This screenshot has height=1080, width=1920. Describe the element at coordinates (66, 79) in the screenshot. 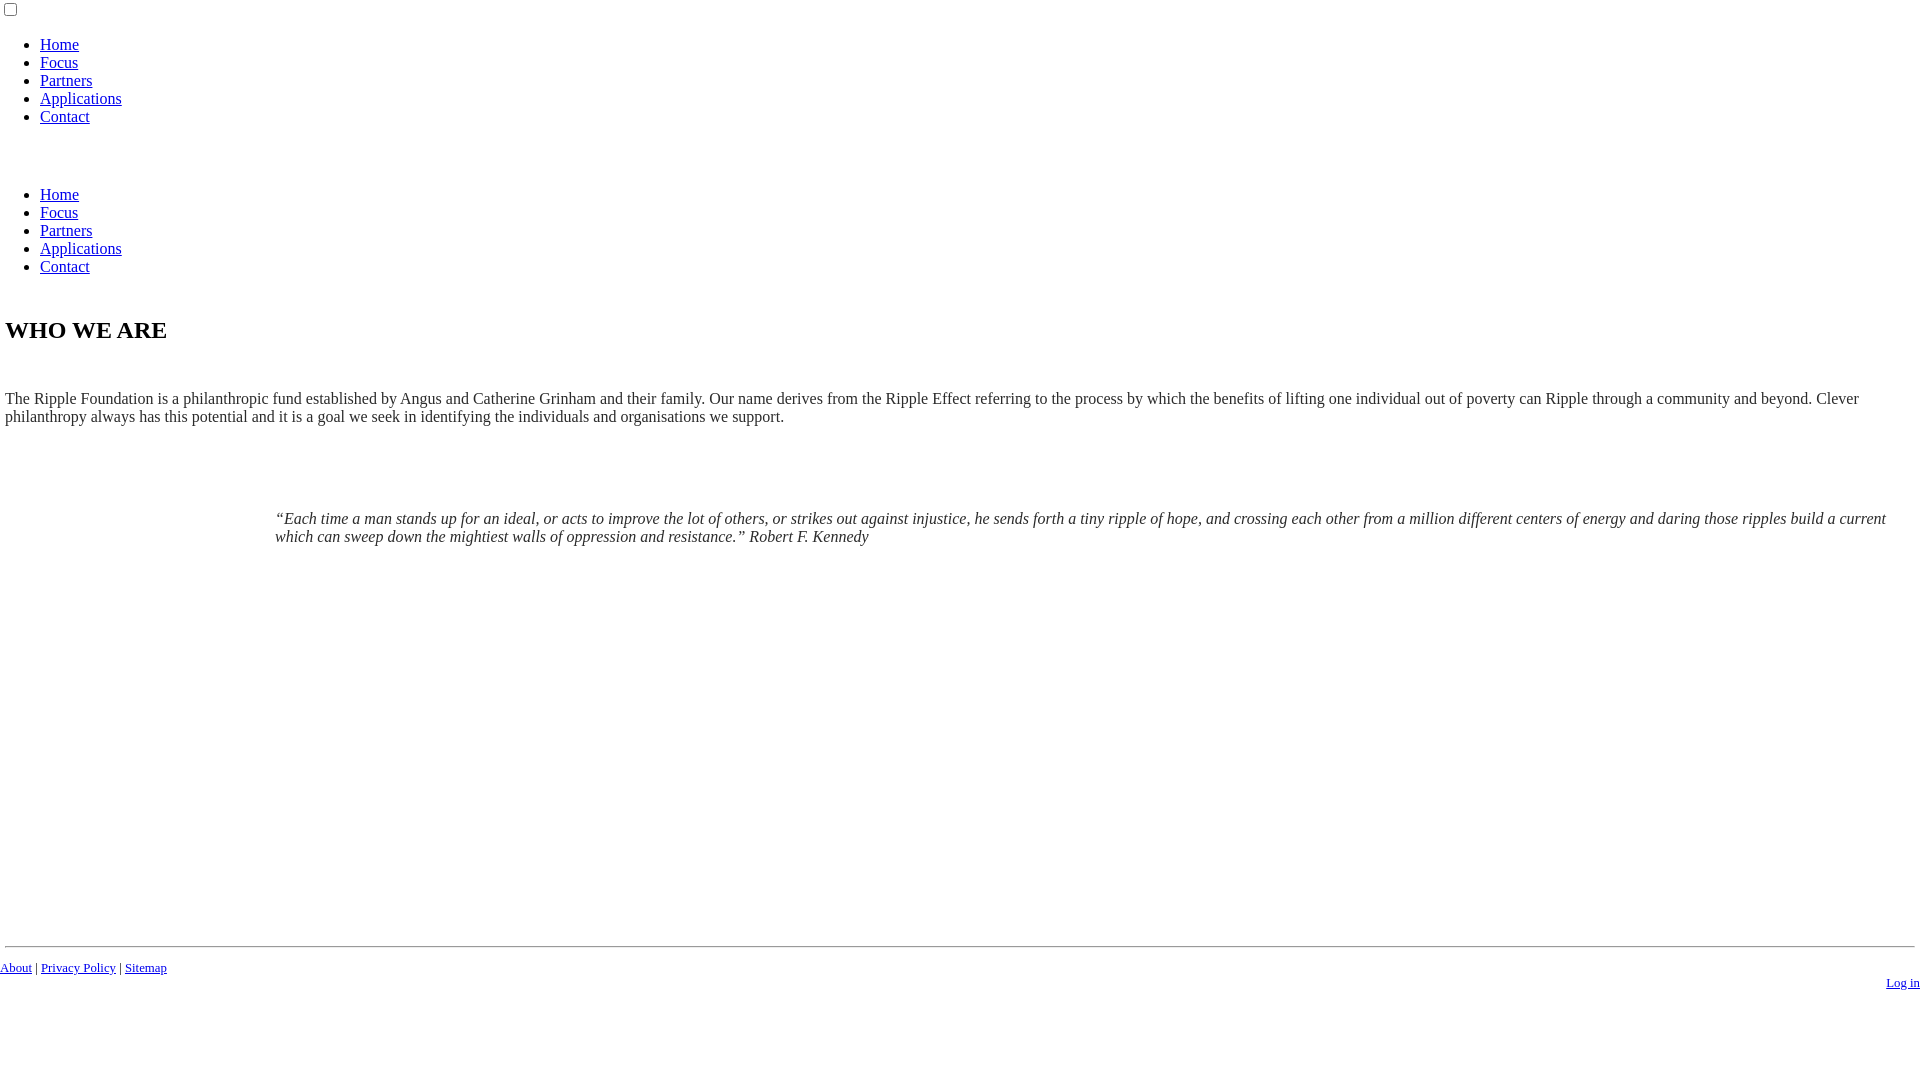

I see `'Partners'` at that location.